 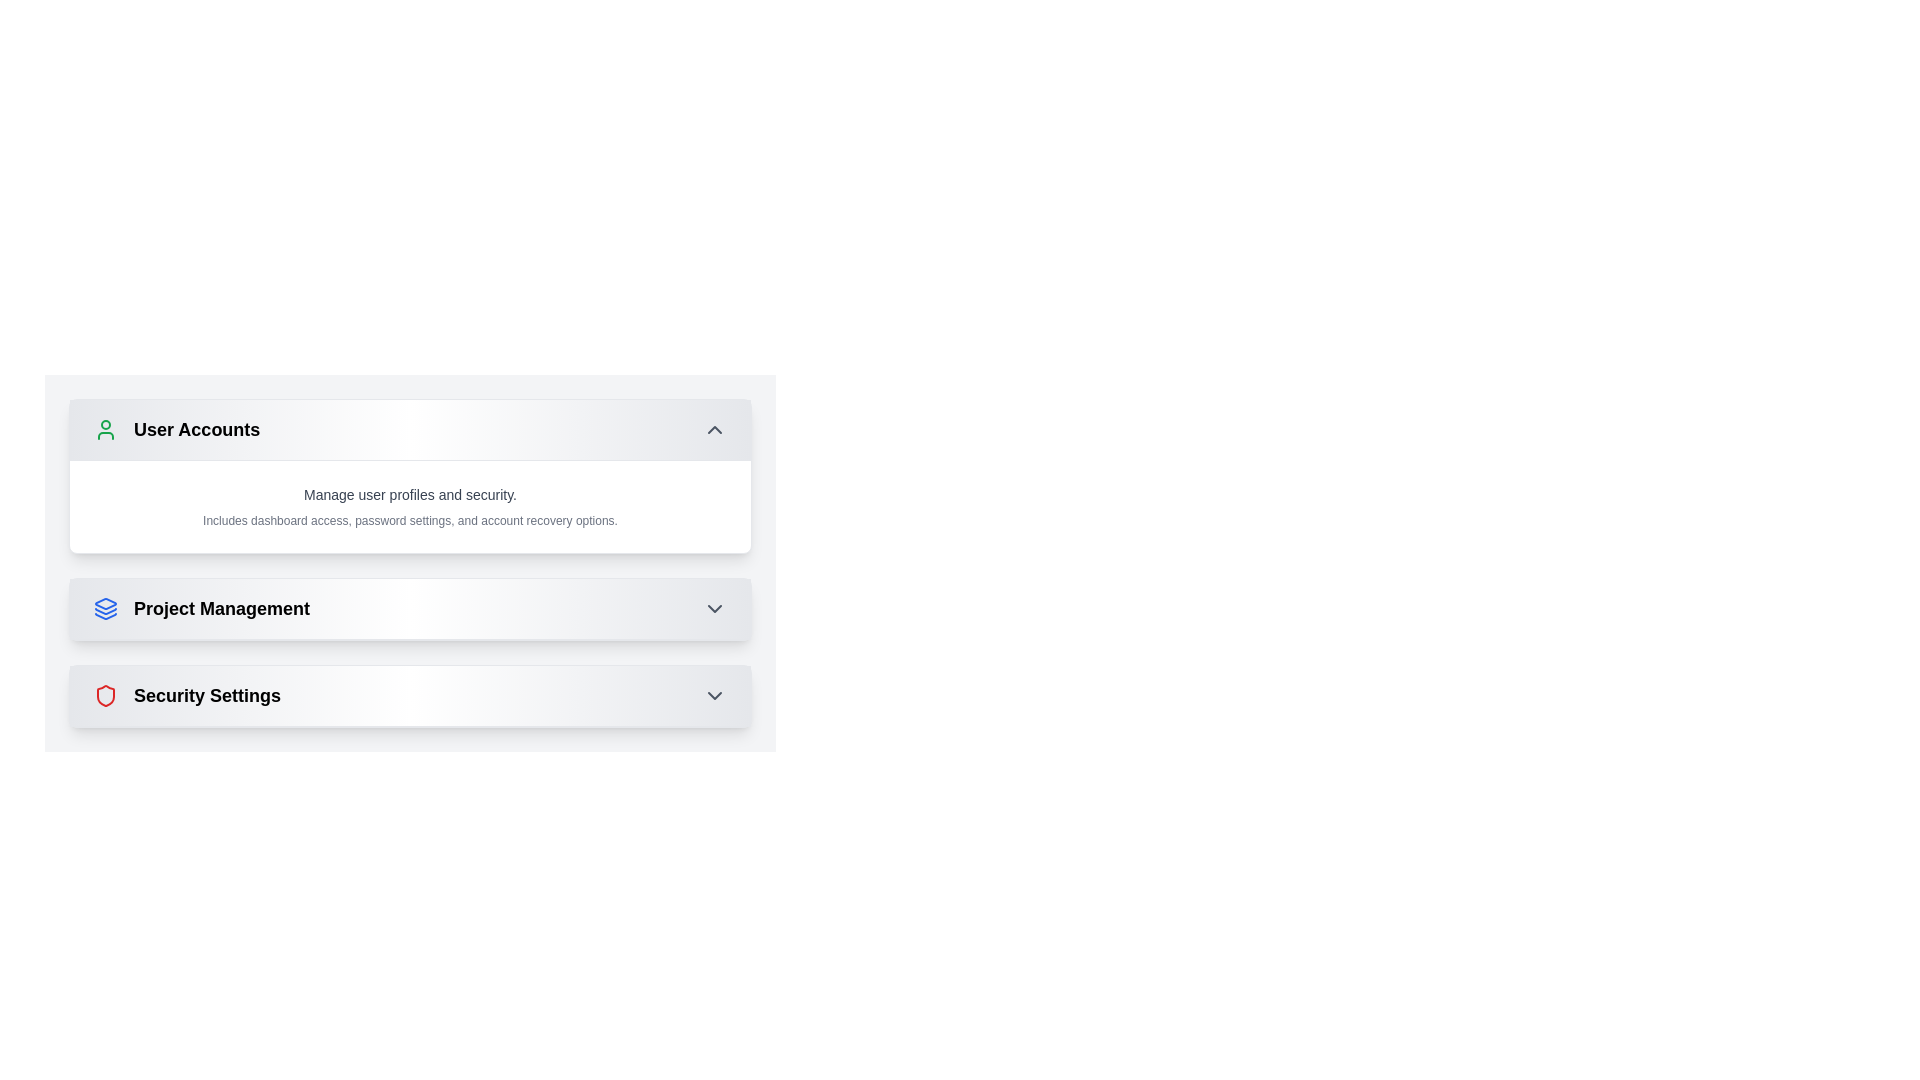 I want to click on text of the label that serves as the title for the 'Project Management' section, which is positioned to the left of the chevron-down icon and below the 'User Accounts' section, so click(x=201, y=608).